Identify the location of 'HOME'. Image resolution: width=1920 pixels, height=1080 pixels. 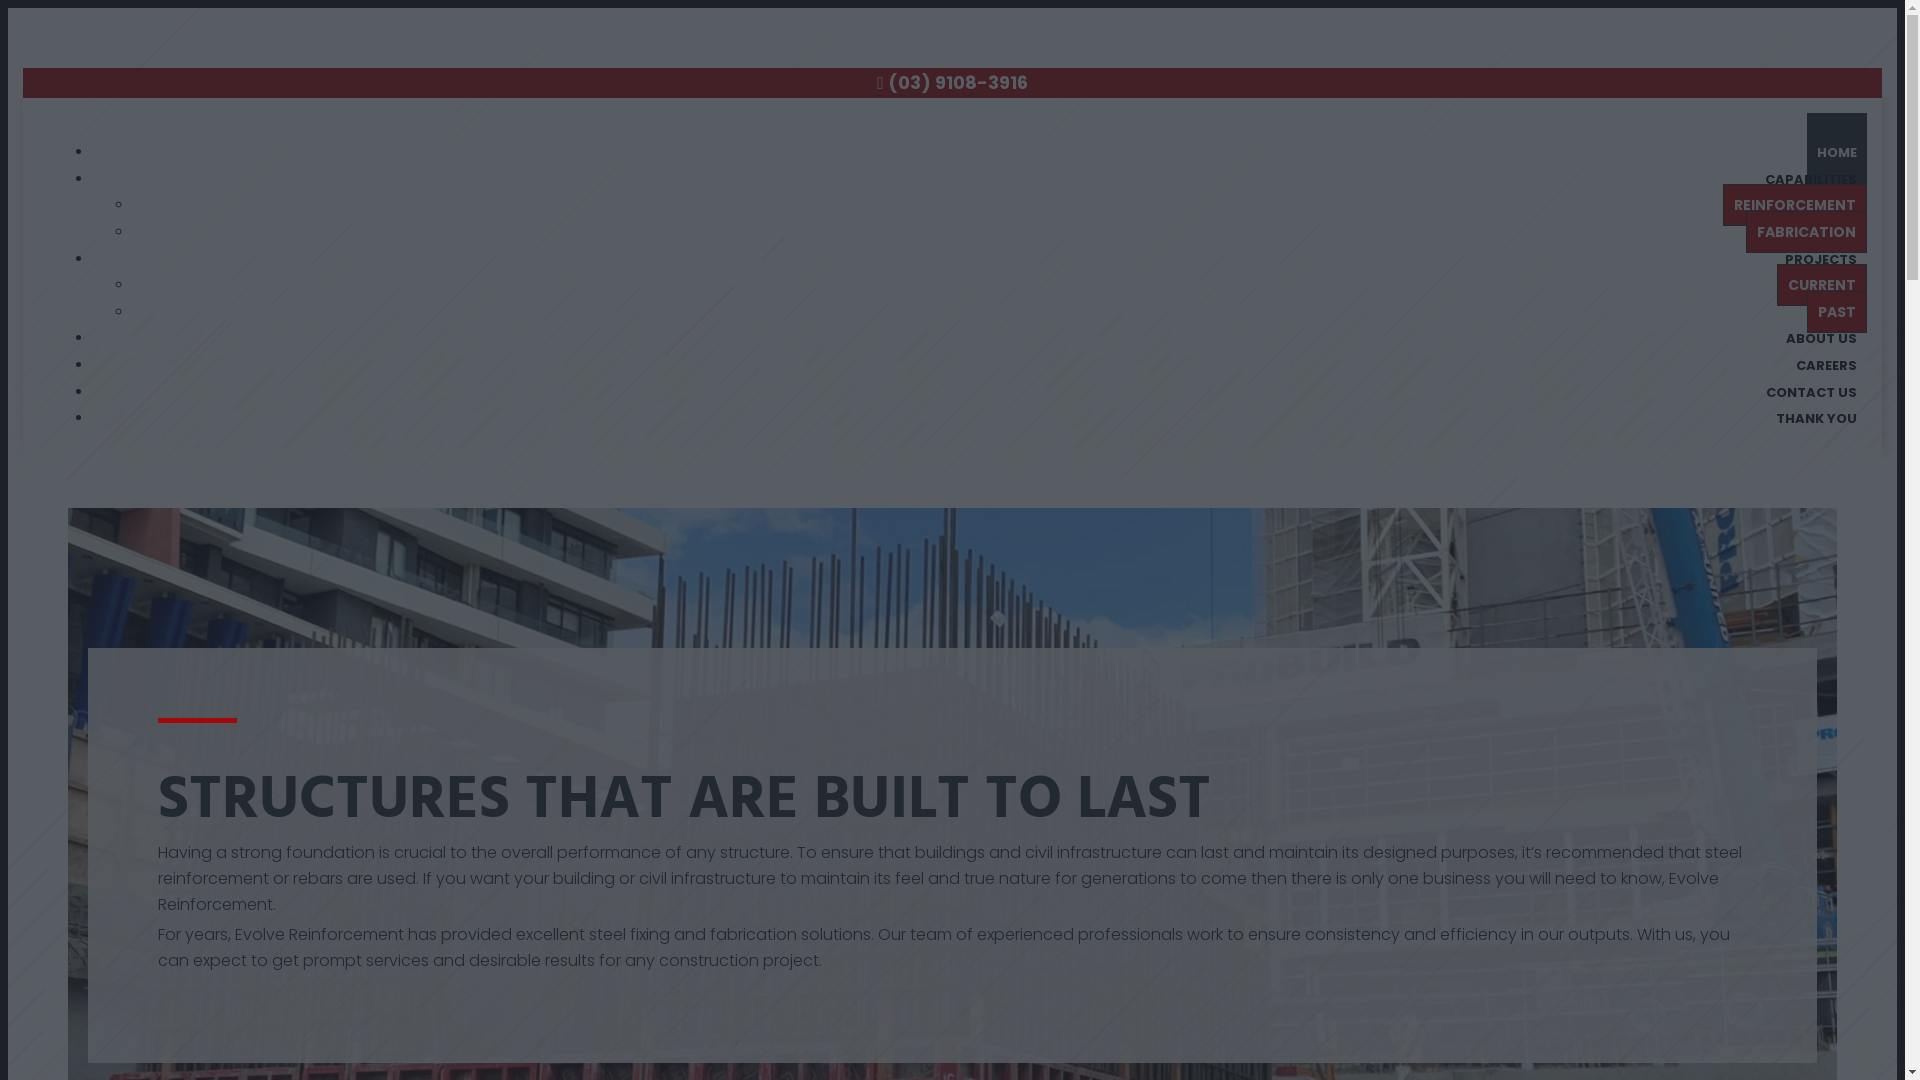
(1837, 151).